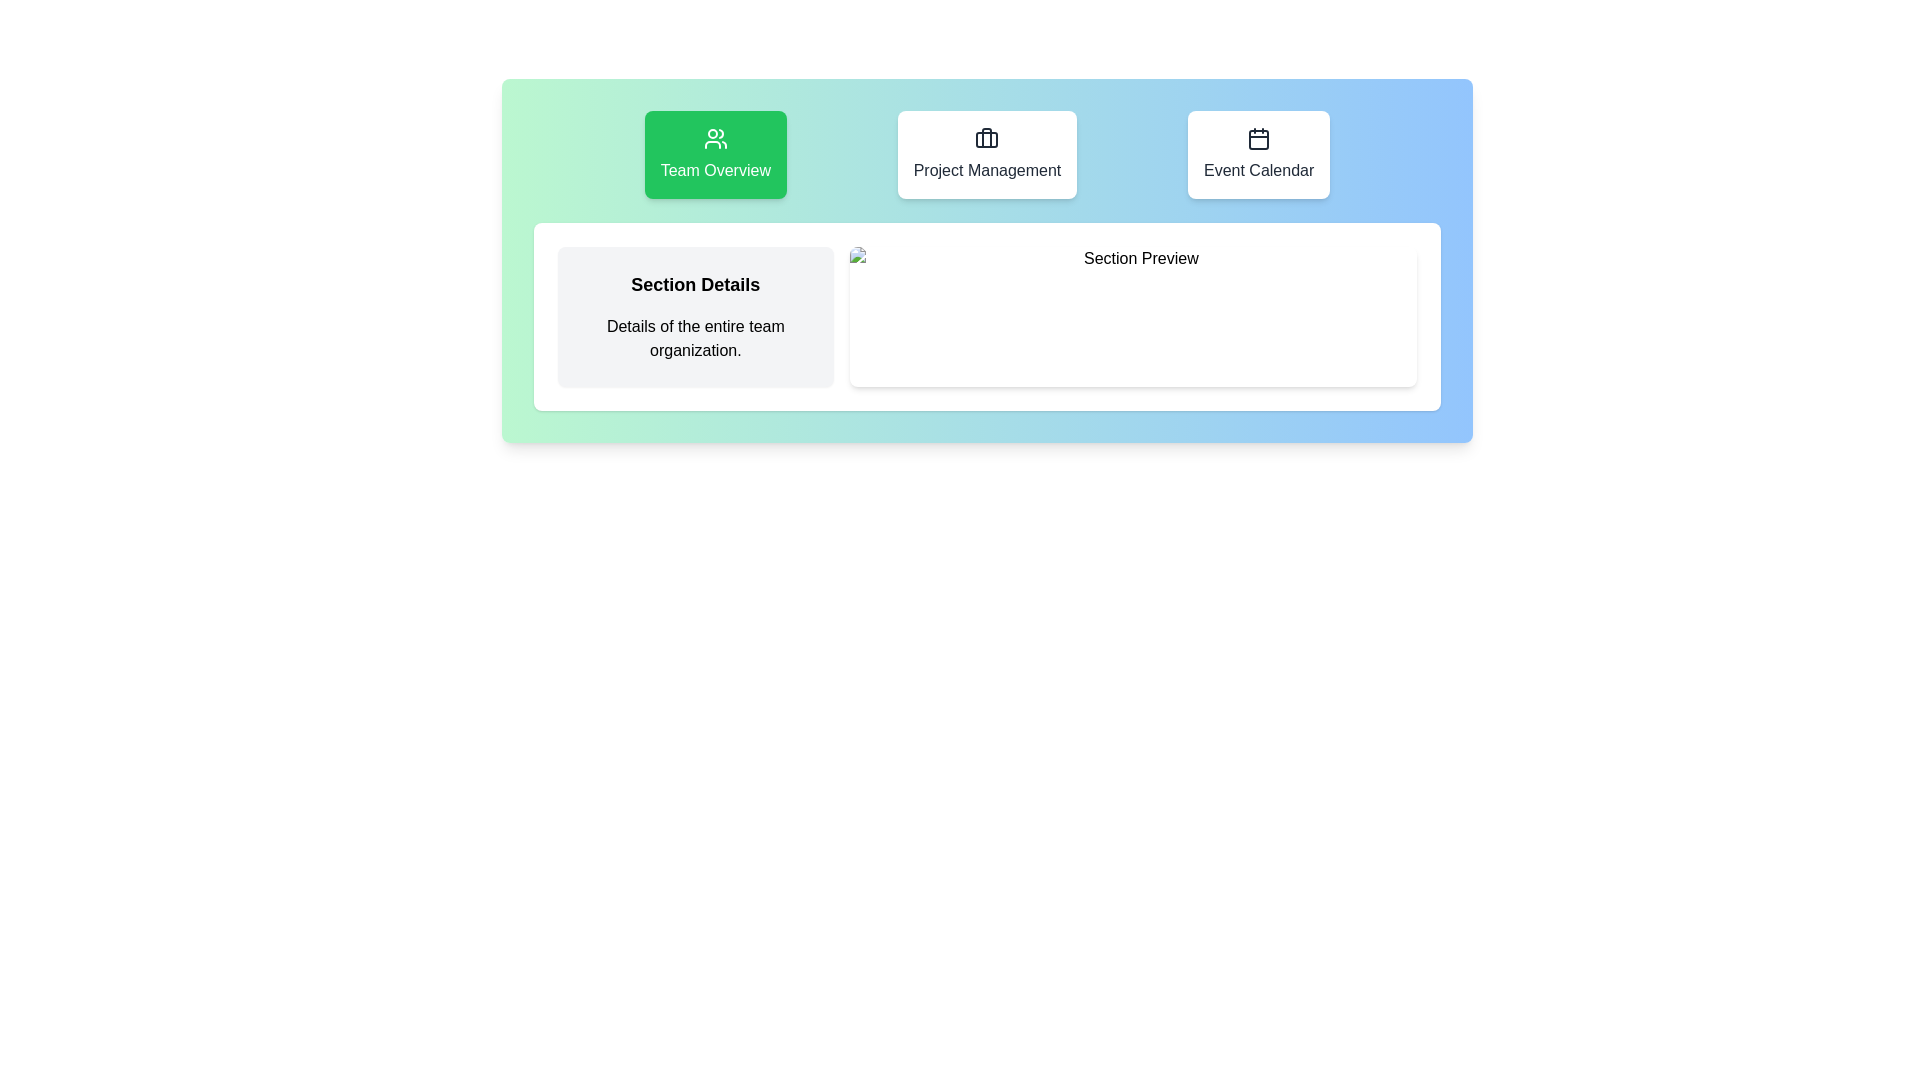  Describe the element at coordinates (1258, 169) in the screenshot. I see `the 'Event Calendar' text label, which is displayed in medium font weight on a blue background card, located below a calendar icon and positioned as the third card in the top row` at that location.